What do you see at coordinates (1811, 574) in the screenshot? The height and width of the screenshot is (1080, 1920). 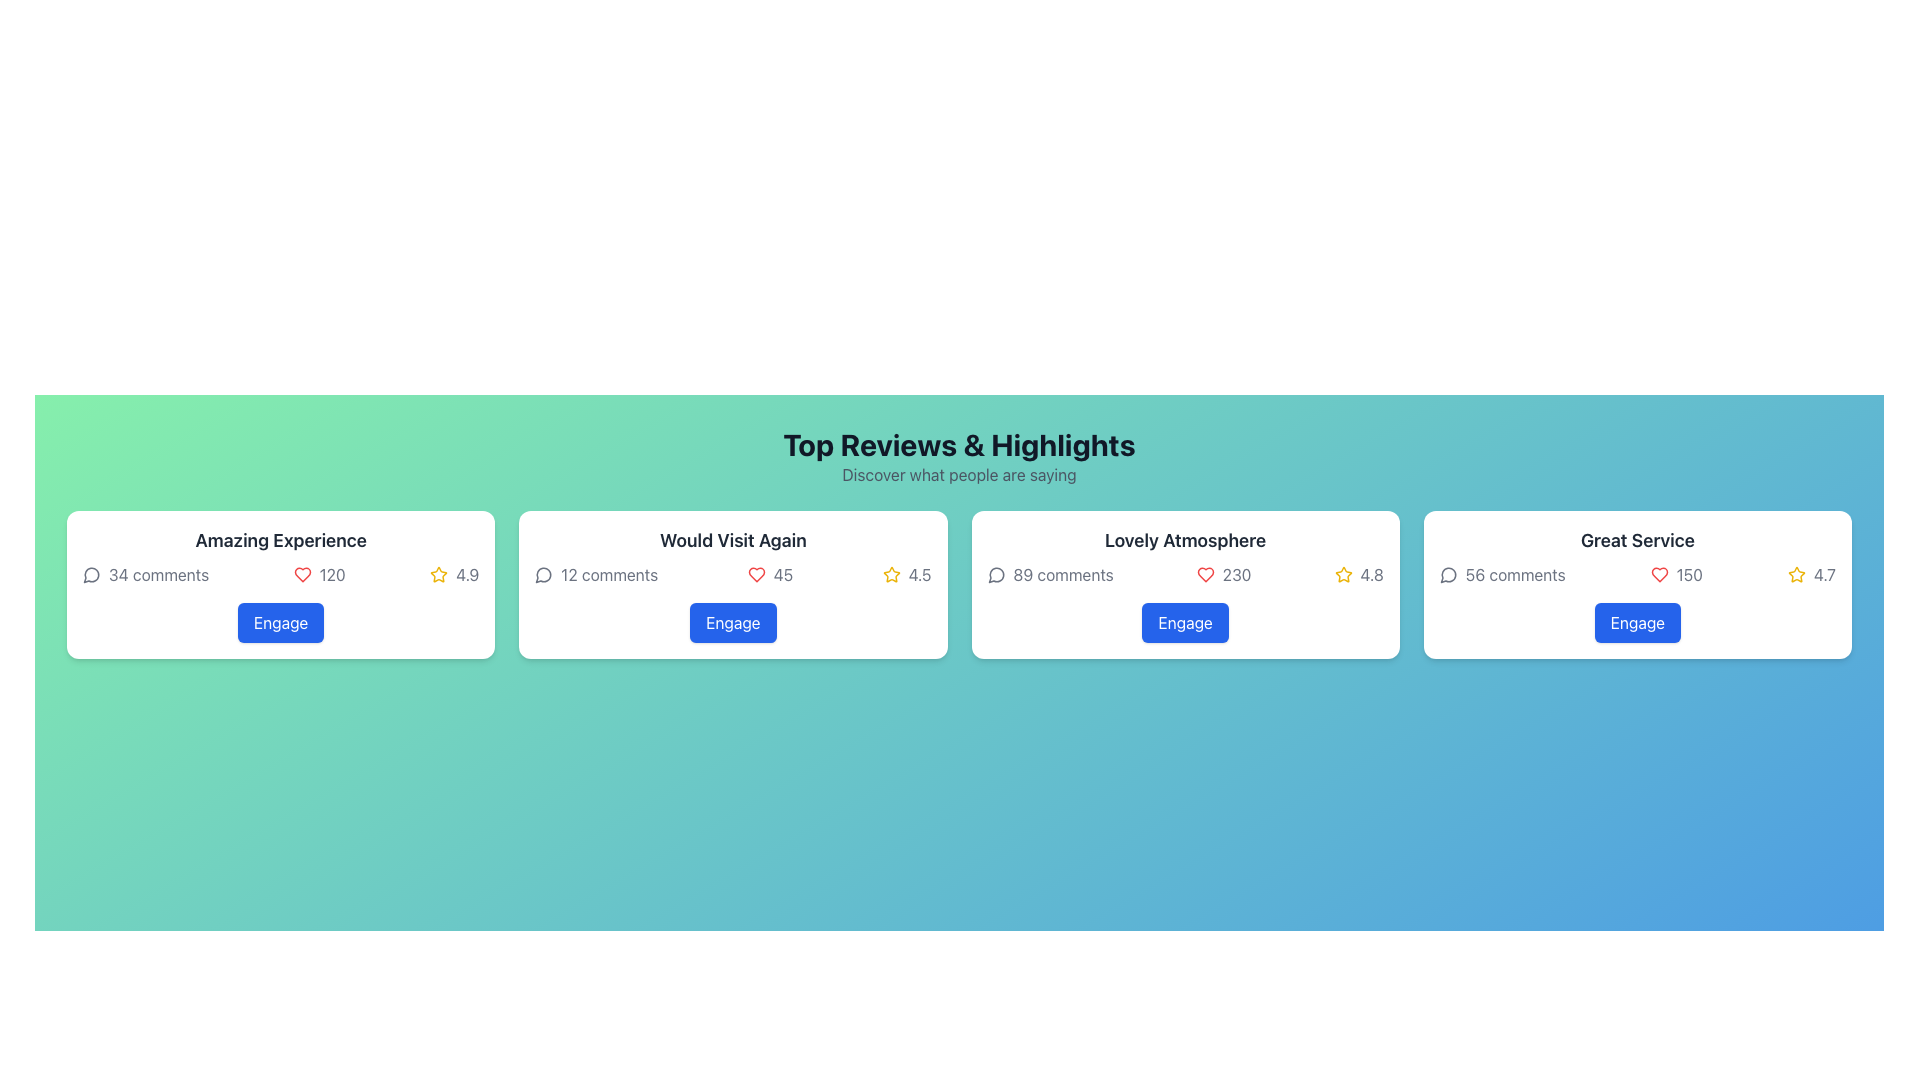 I see `the Rating Display element, which shows the numeric text '4.7' in gray next to a yellow star icon, located in the bottom-right section of the card under the 'Great Service' heading` at bounding box center [1811, 574].